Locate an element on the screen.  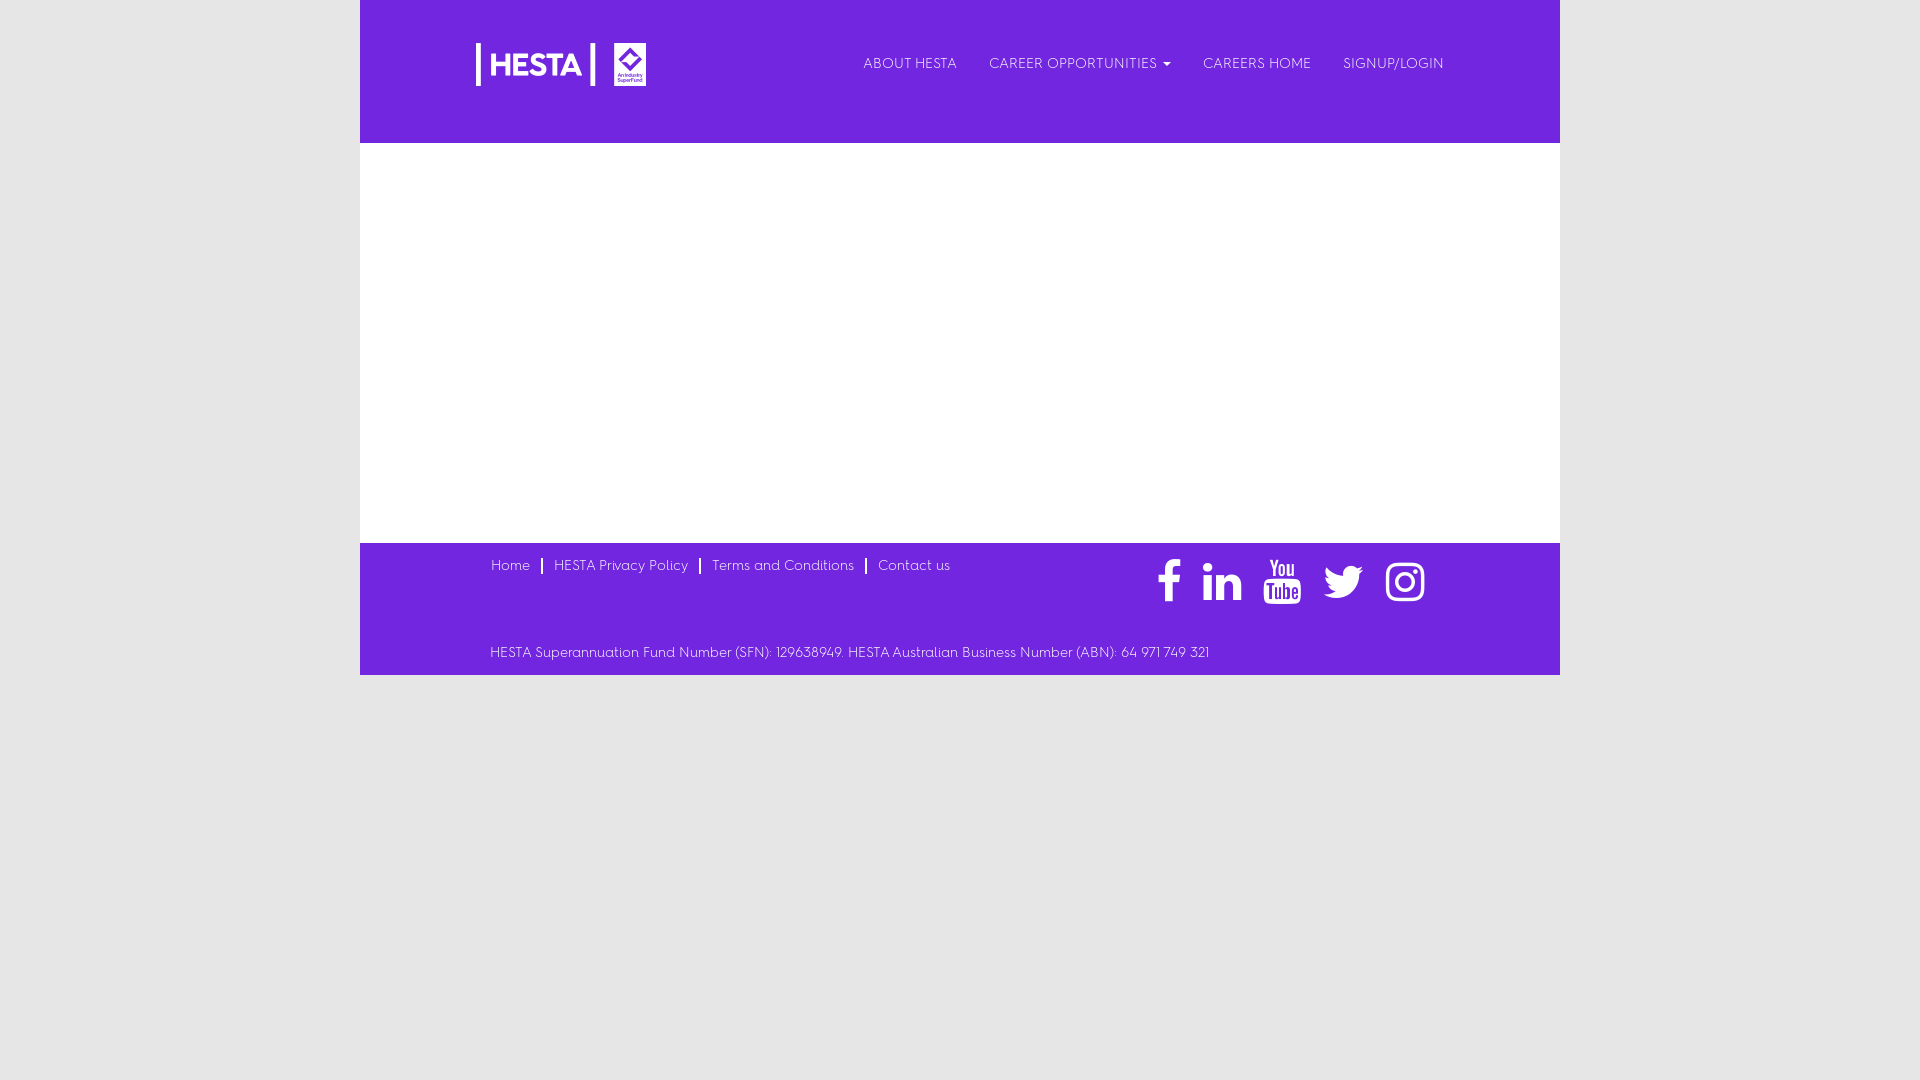
'ABOUT HESTA' is located at coordinates (909, 61).